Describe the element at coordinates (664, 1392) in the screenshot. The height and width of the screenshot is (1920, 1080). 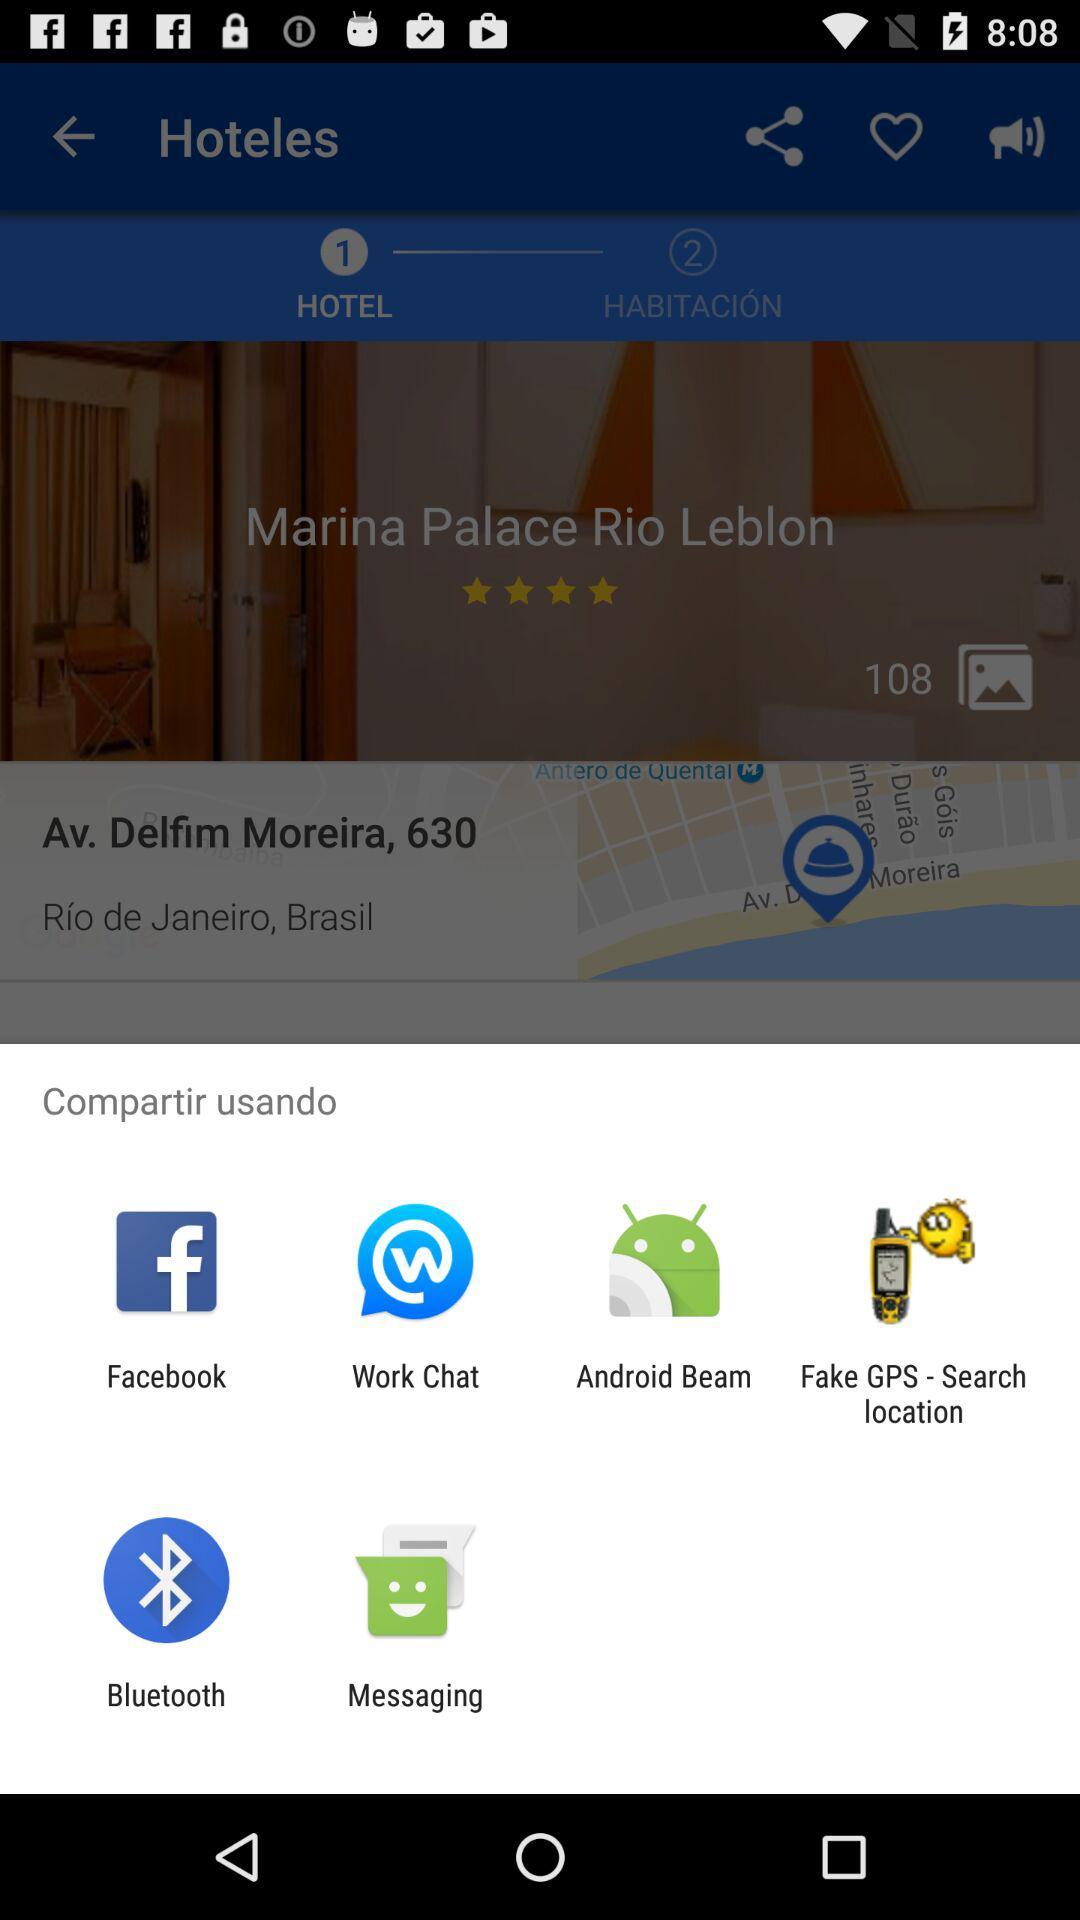
I see `the android beam icon` at that location.